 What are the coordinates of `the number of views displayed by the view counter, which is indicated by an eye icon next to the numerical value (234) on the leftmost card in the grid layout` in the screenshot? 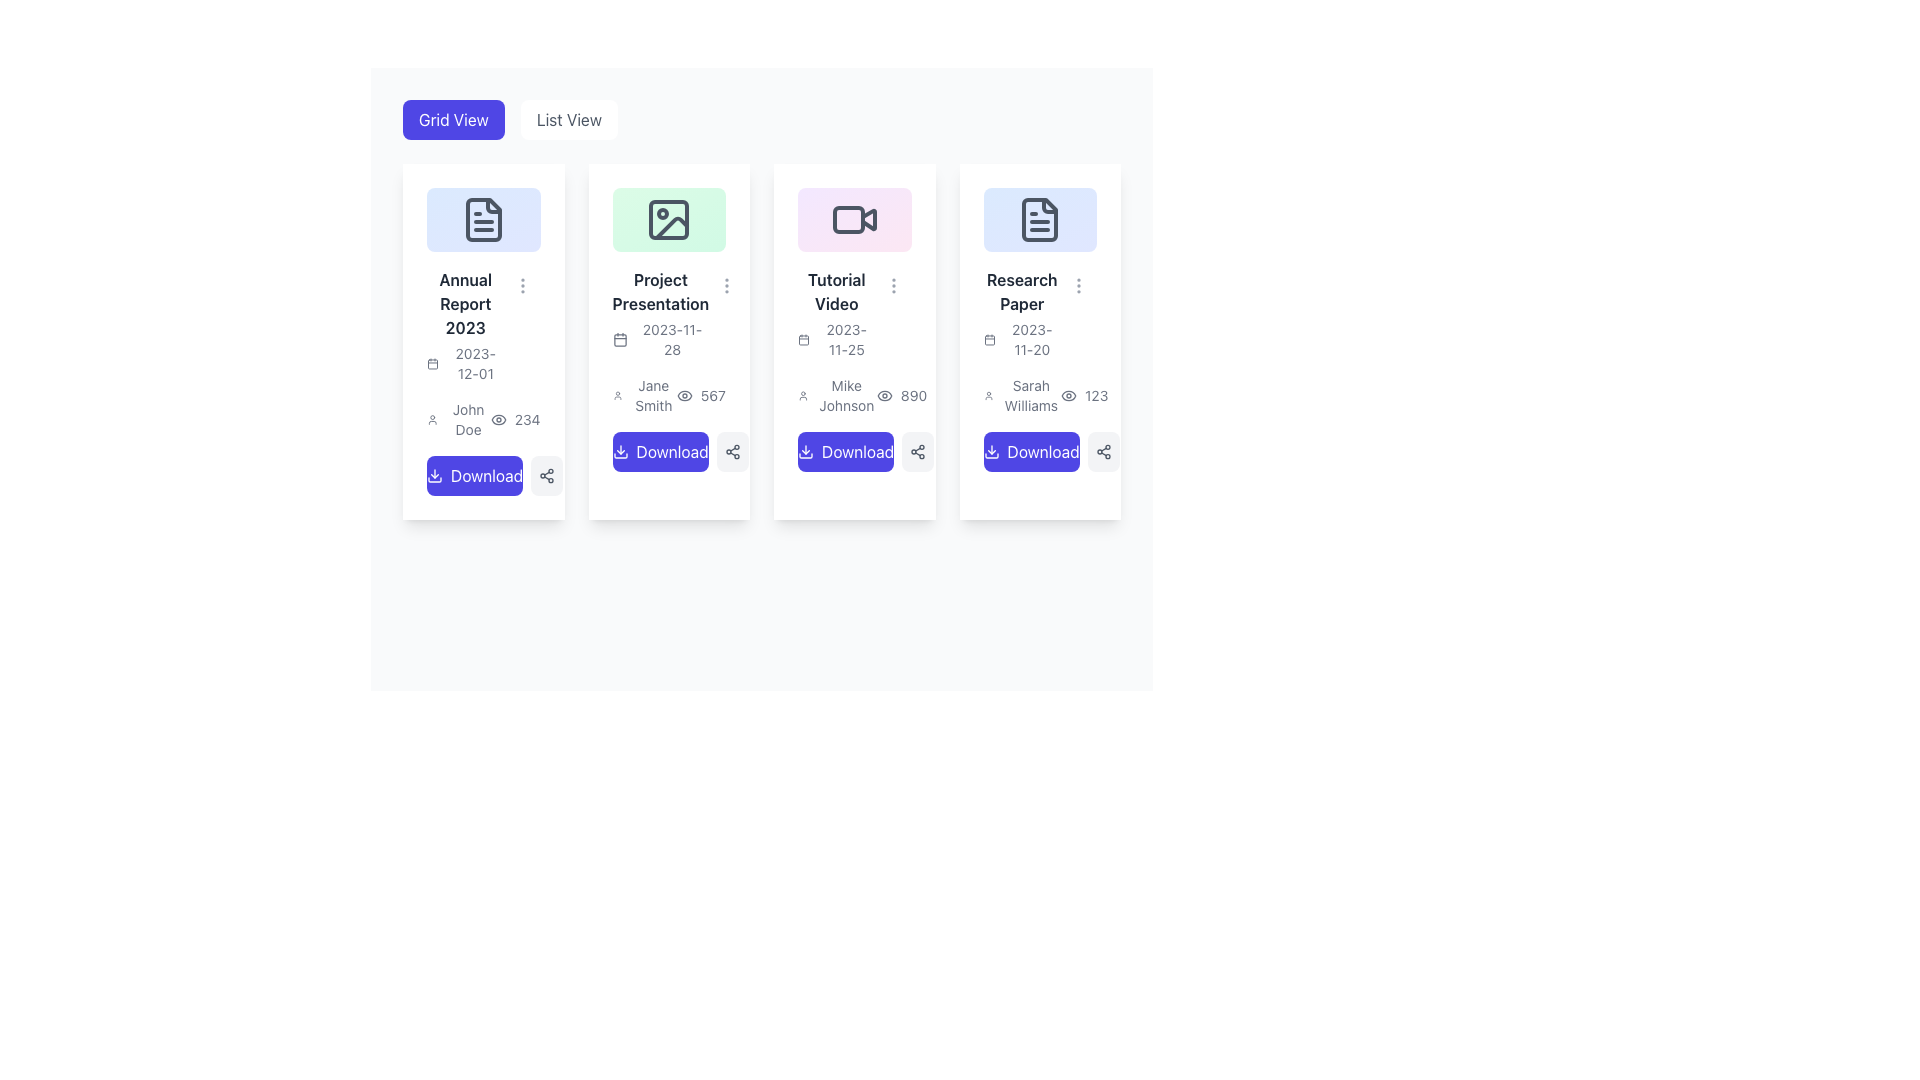 It's located at (515, 418).